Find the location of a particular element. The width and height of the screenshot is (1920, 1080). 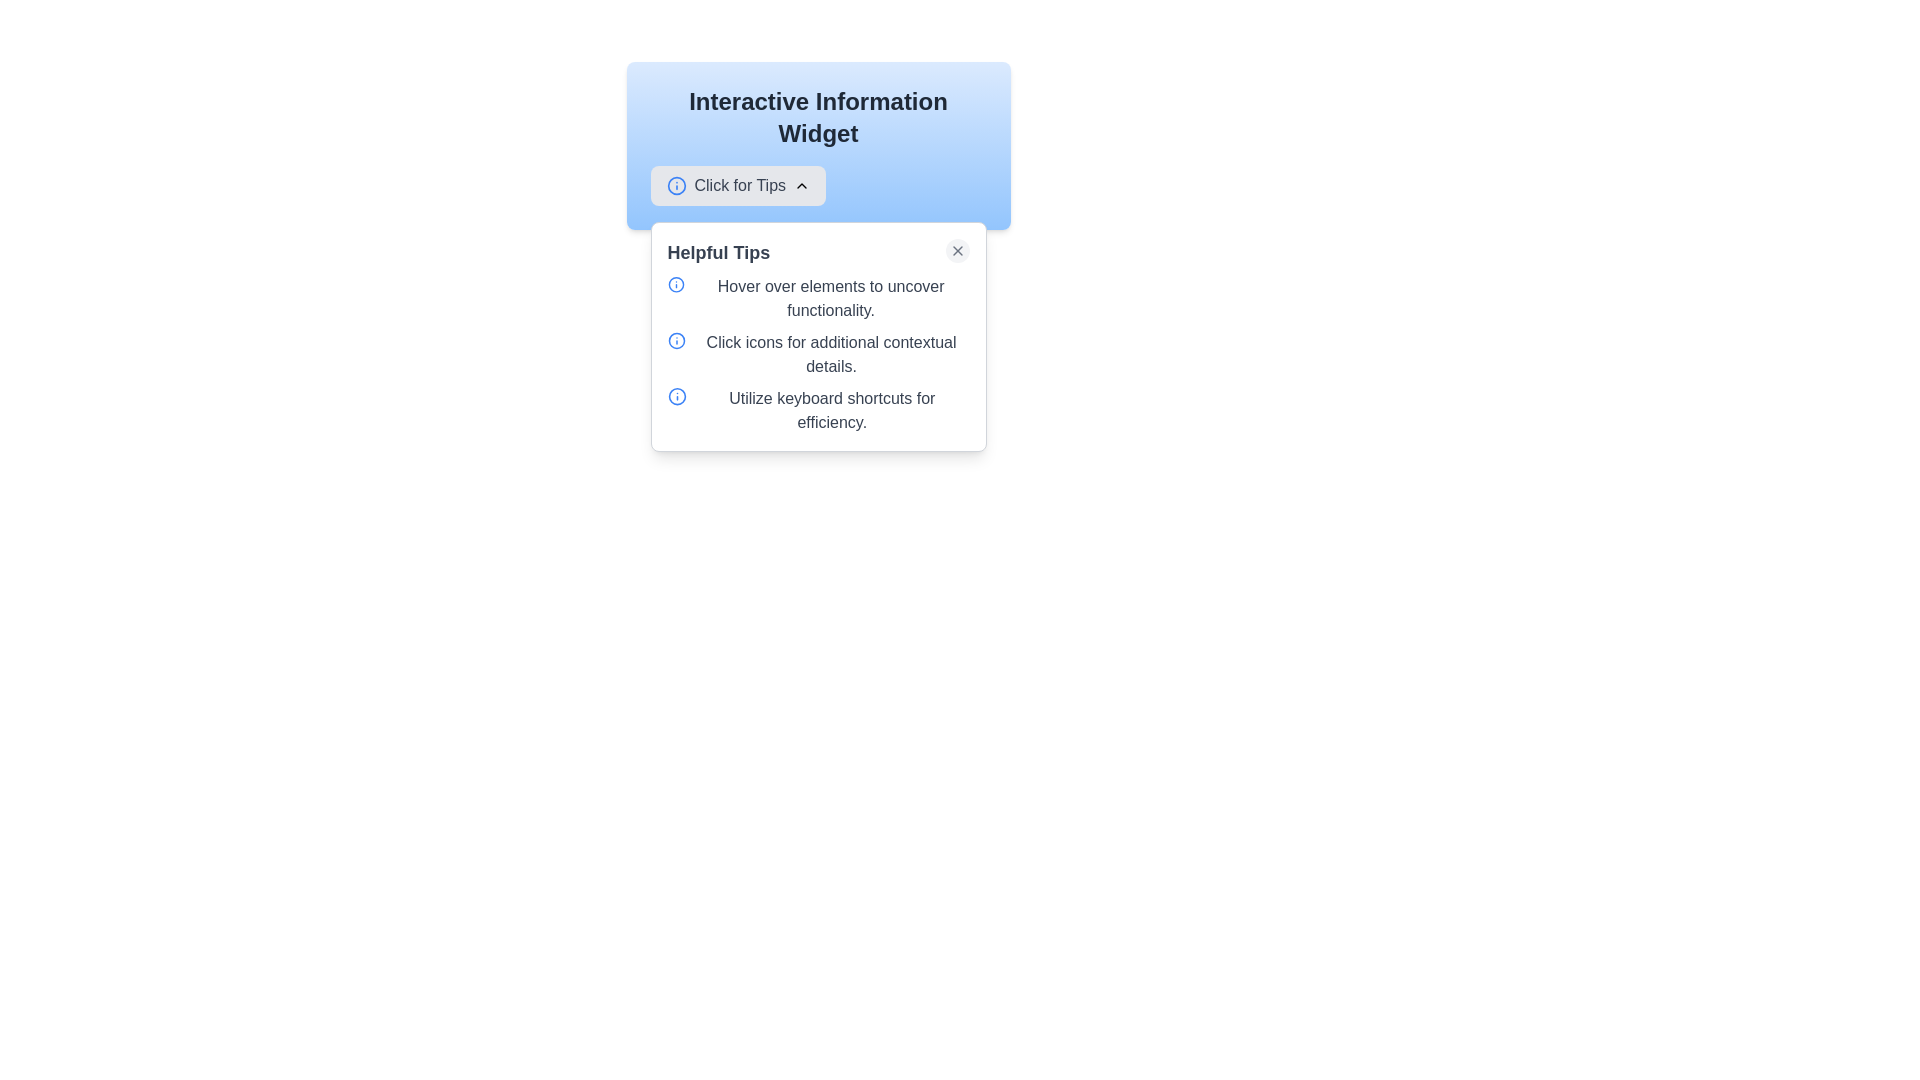

the close button located to the far right of the 'Helpful Tips' section is located at coordinates (956, 249).